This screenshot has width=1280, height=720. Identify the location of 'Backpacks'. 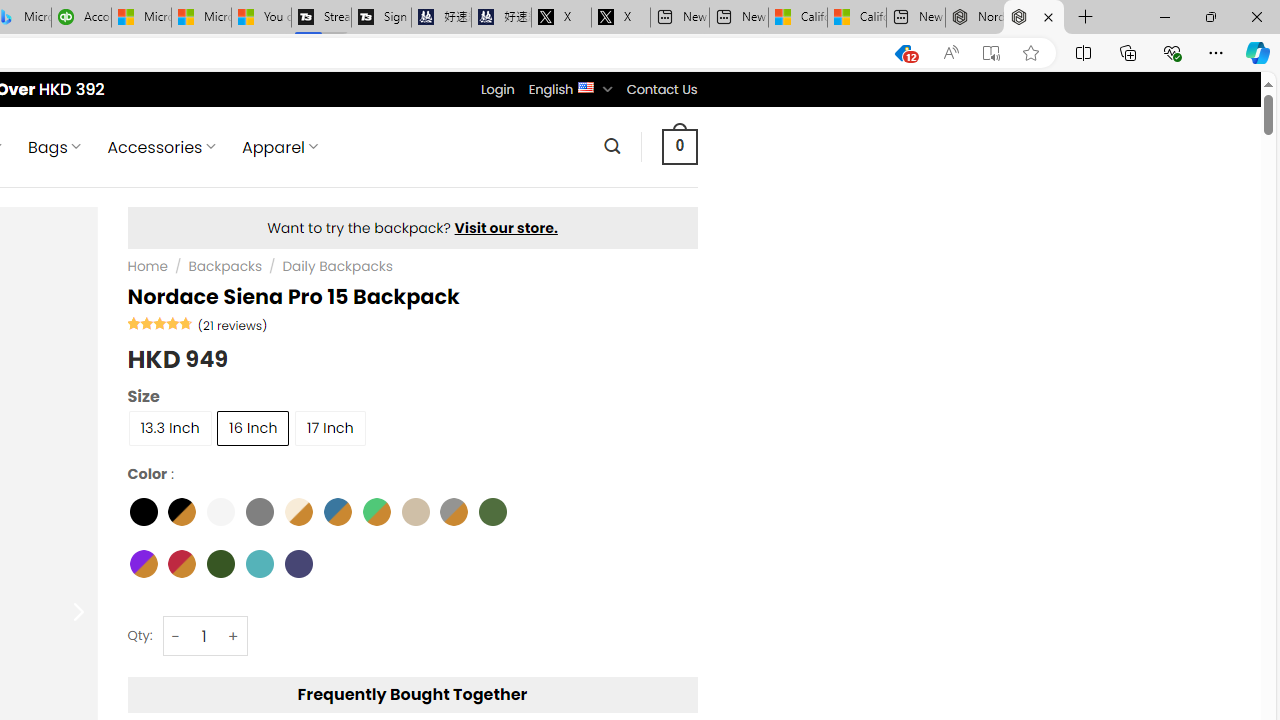
(225, 266).